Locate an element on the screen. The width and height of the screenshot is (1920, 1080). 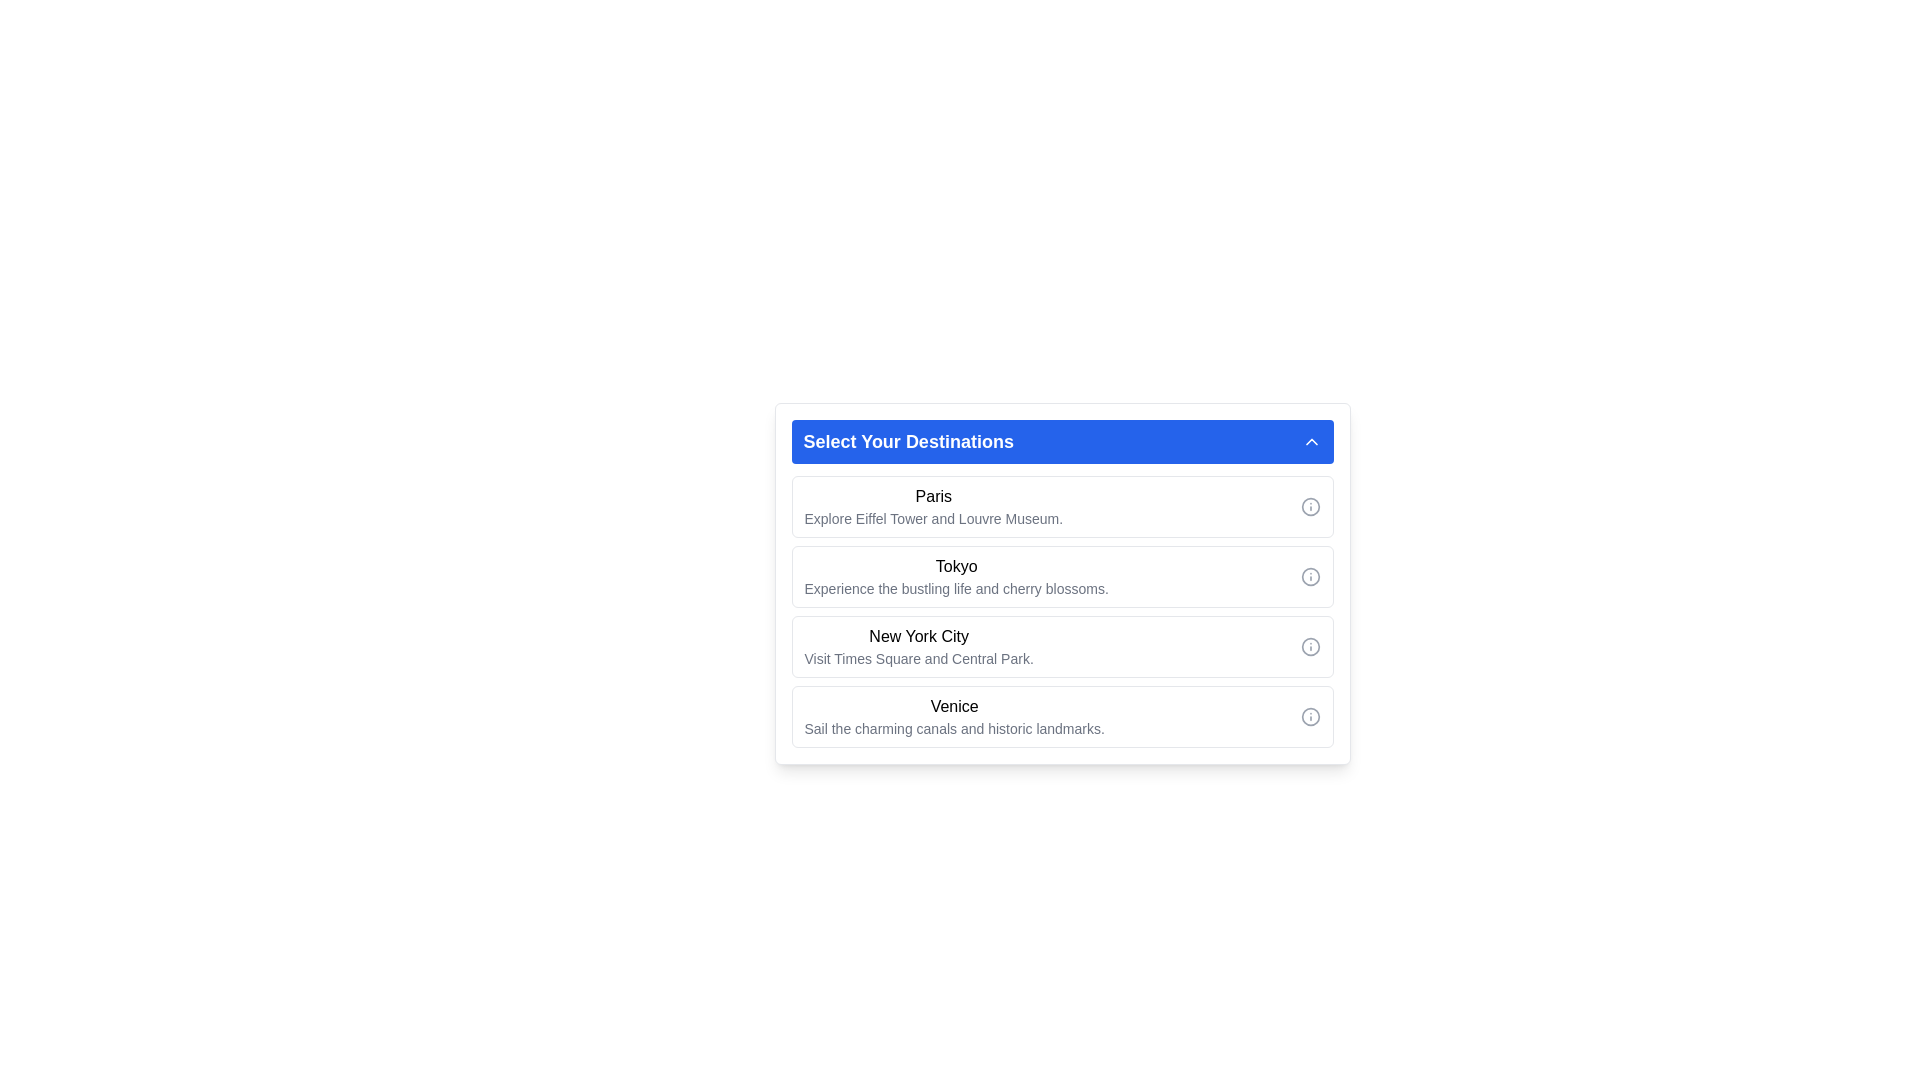
the informational icon located at the far-right end of the row labeled 'Venice' is located at coordinates (1310, 716).